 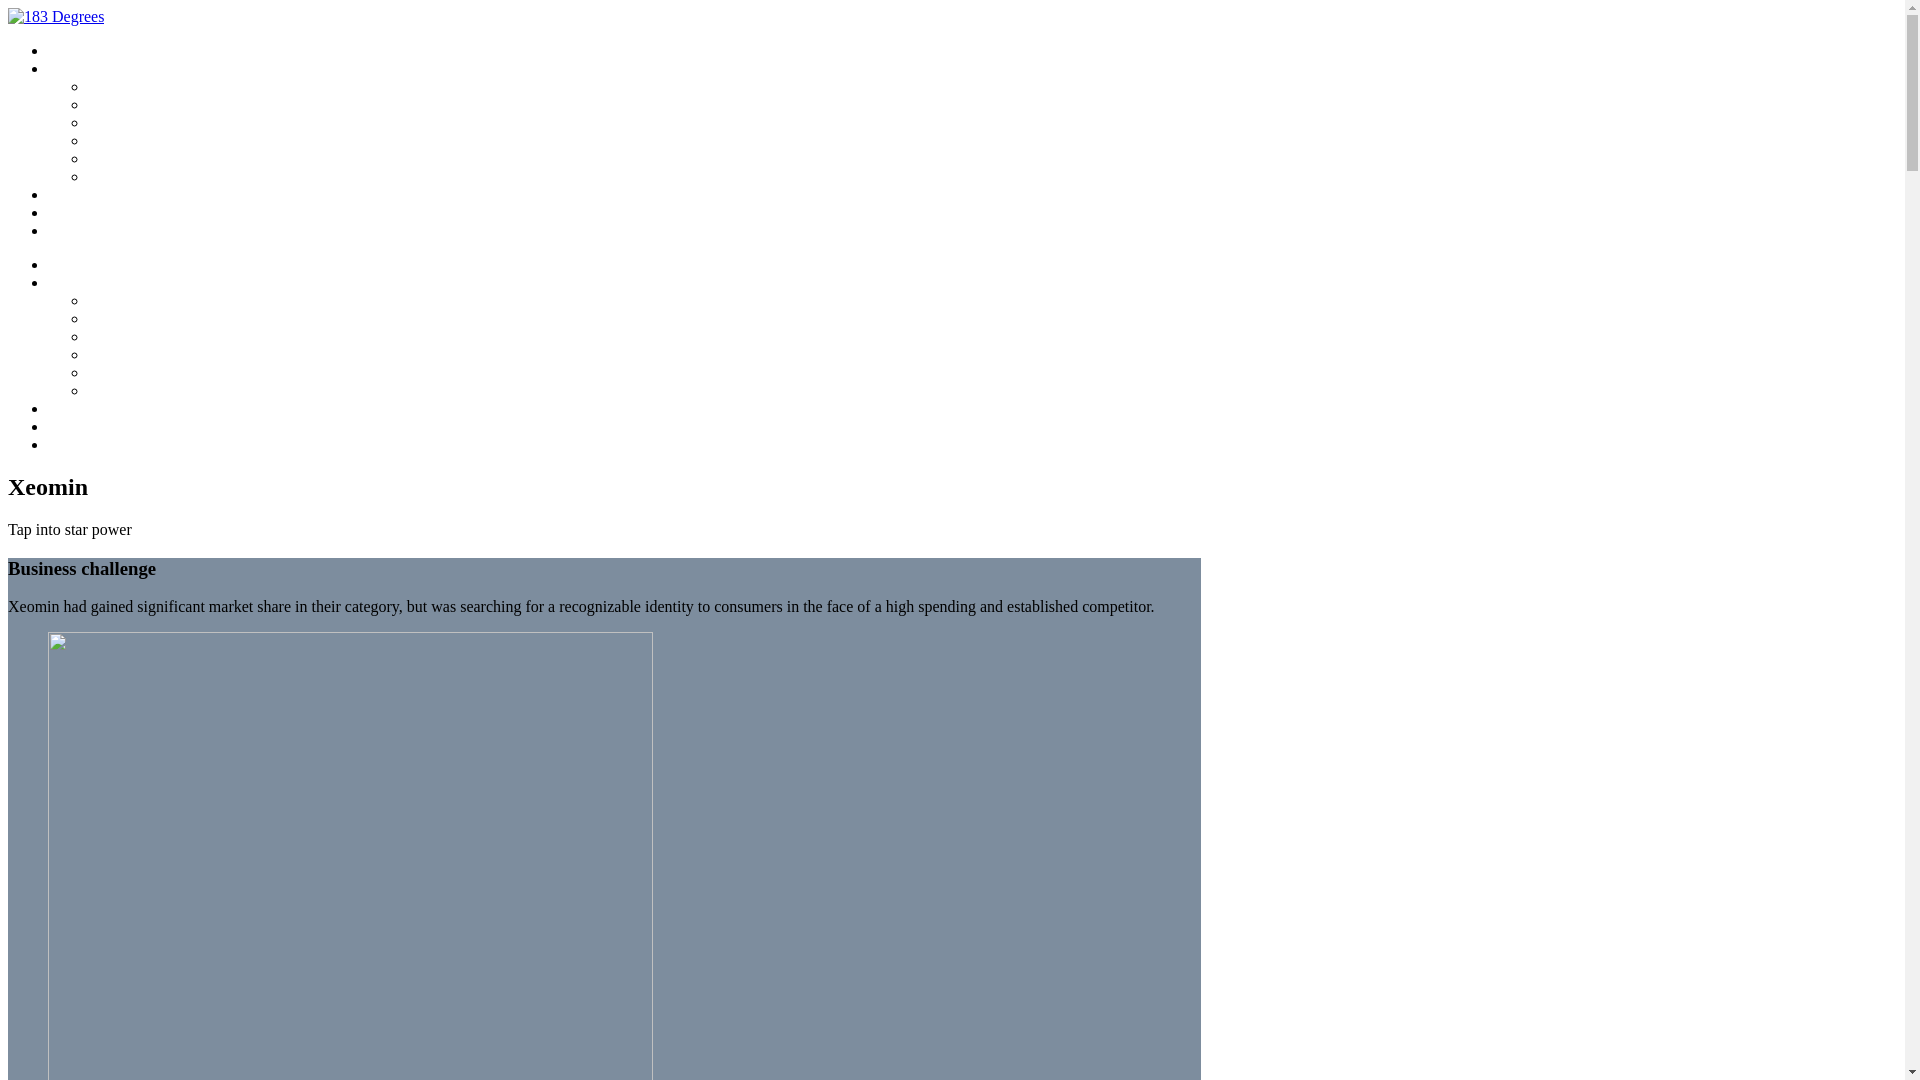 What do you see at coordinates (136, 123) in the screenshot?
I see `'Clear + Brilliant'` at bounding box center [136, 123].